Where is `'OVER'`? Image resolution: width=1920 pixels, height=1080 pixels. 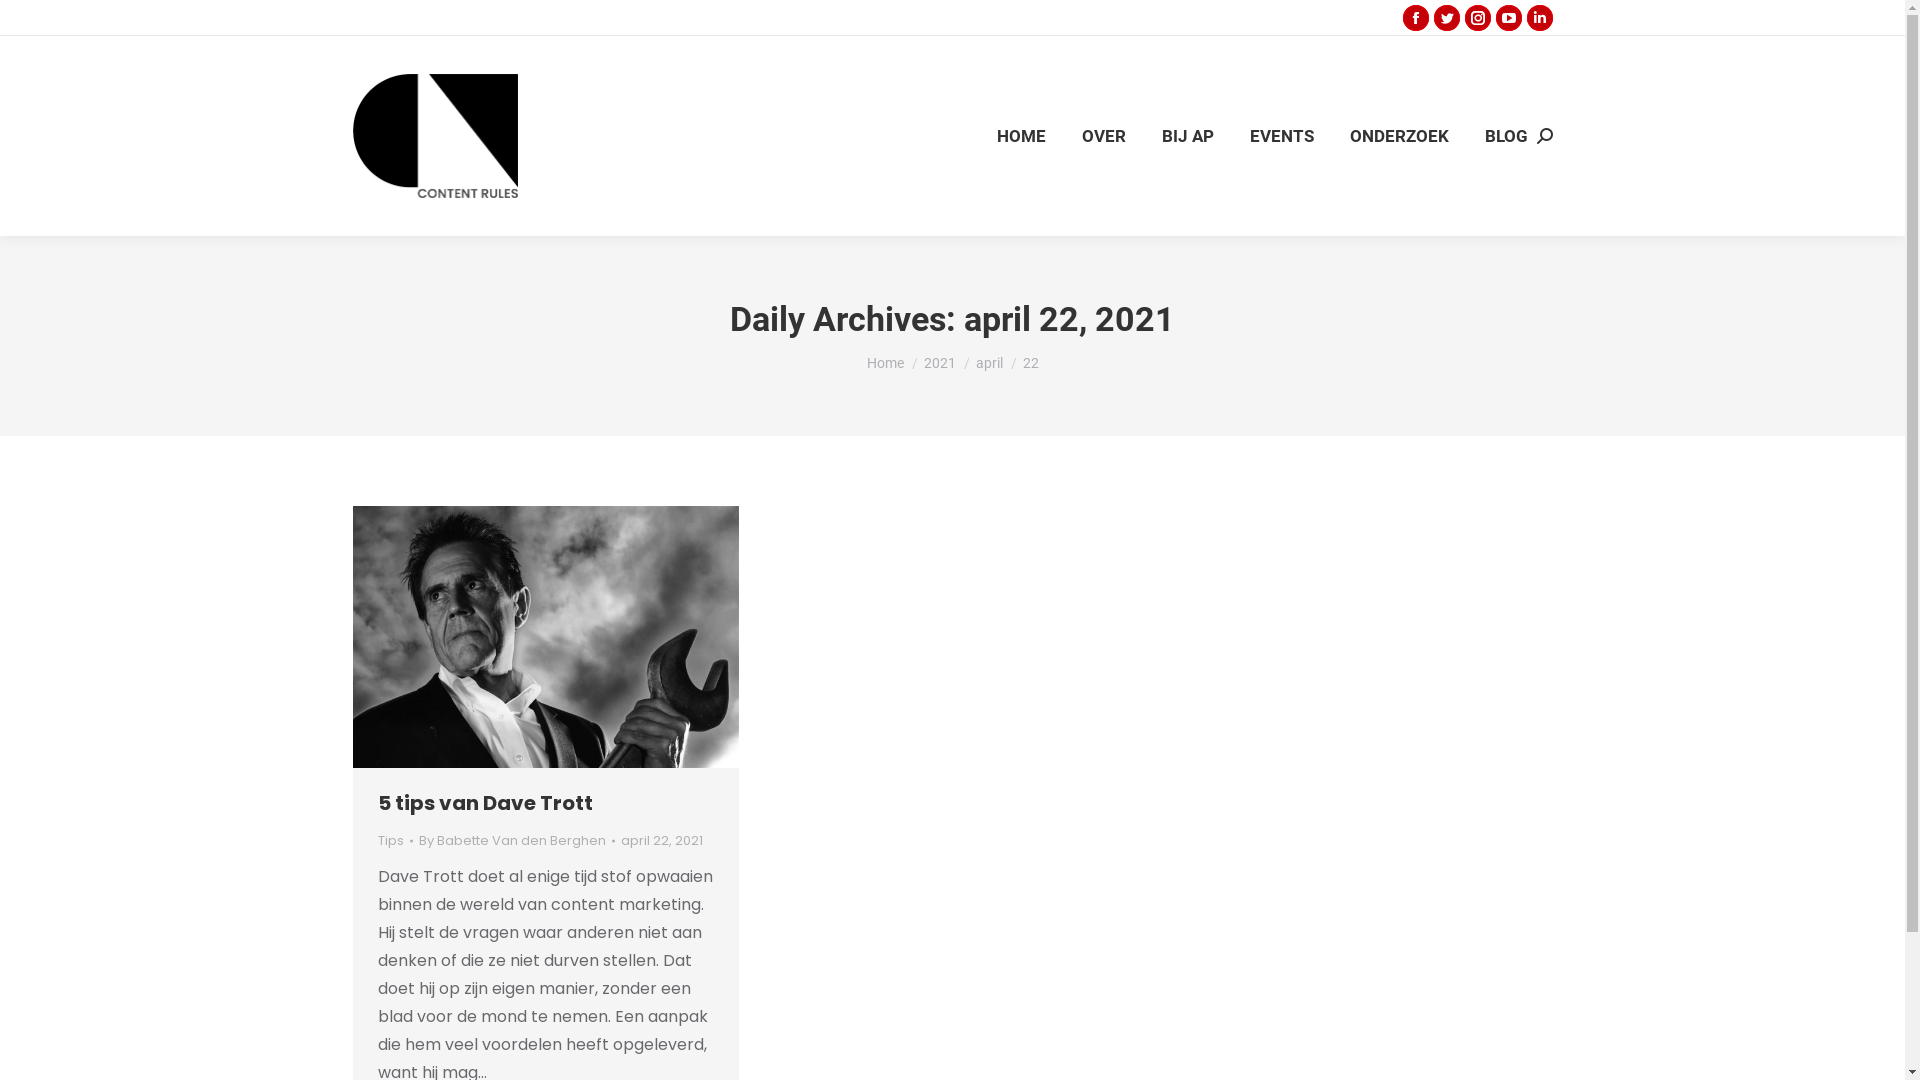 'OVER' is located at coordinates (1077, 135).